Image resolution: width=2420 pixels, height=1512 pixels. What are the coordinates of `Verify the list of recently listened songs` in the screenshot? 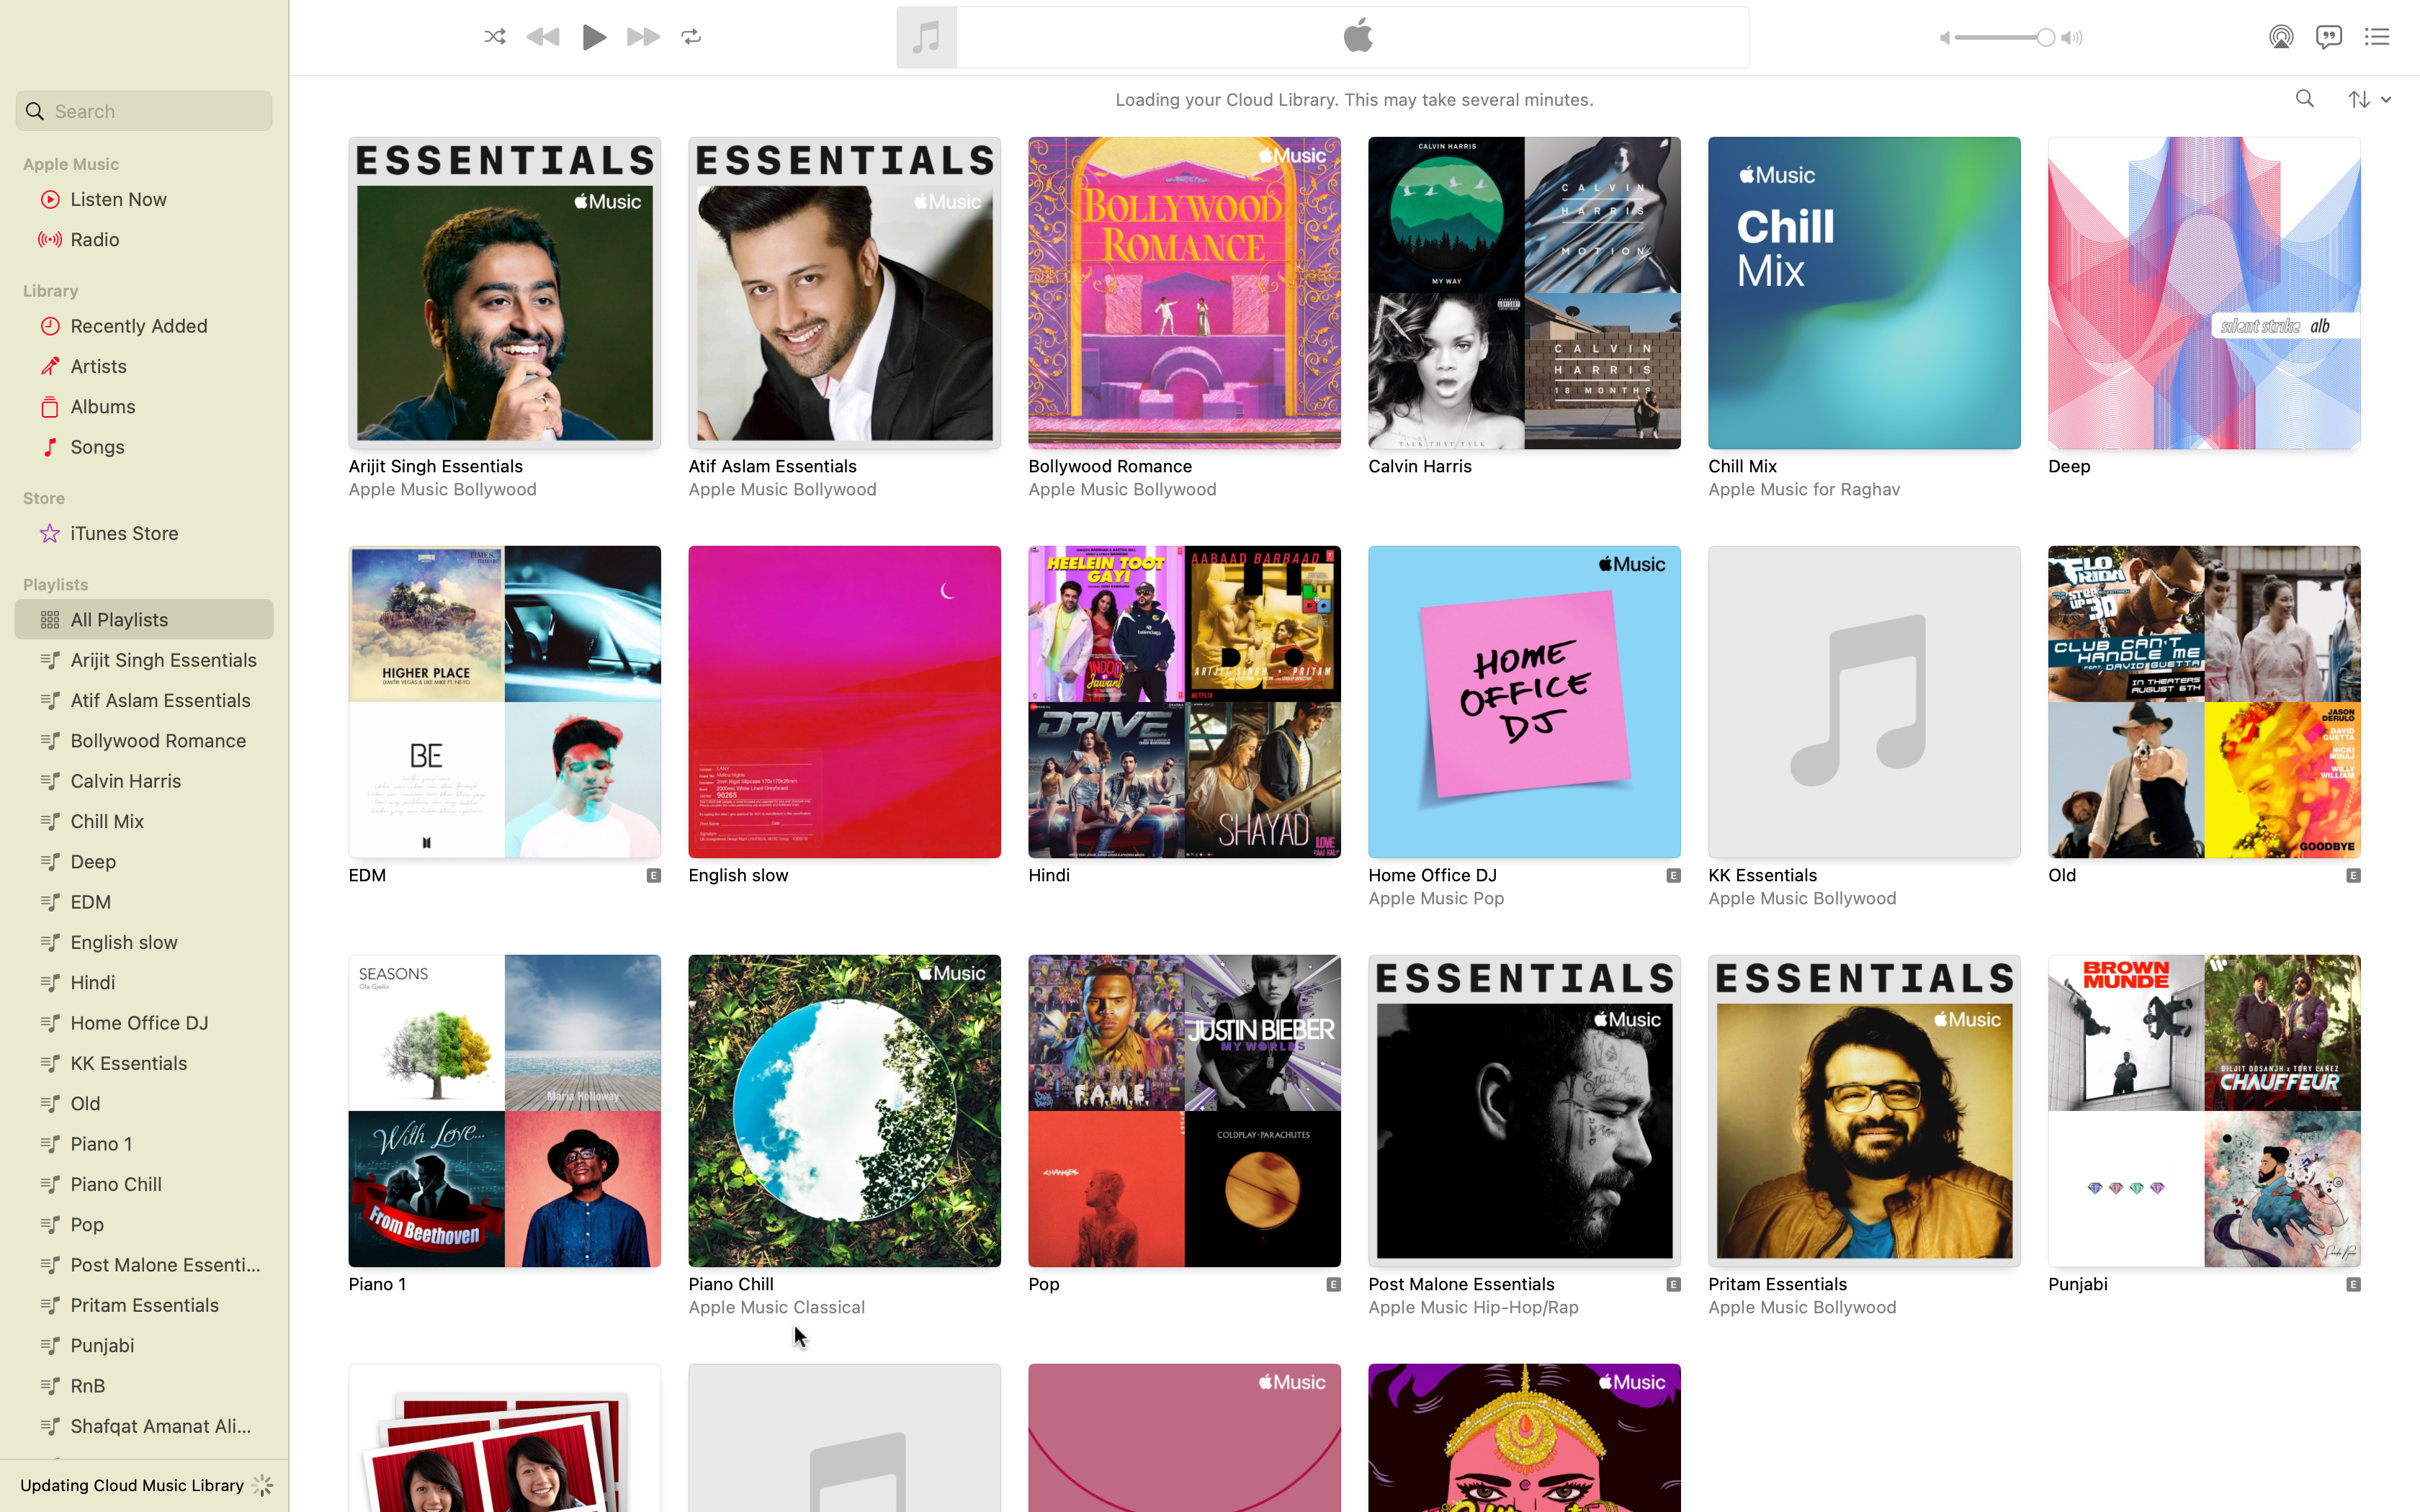 It's located at (140, 325).